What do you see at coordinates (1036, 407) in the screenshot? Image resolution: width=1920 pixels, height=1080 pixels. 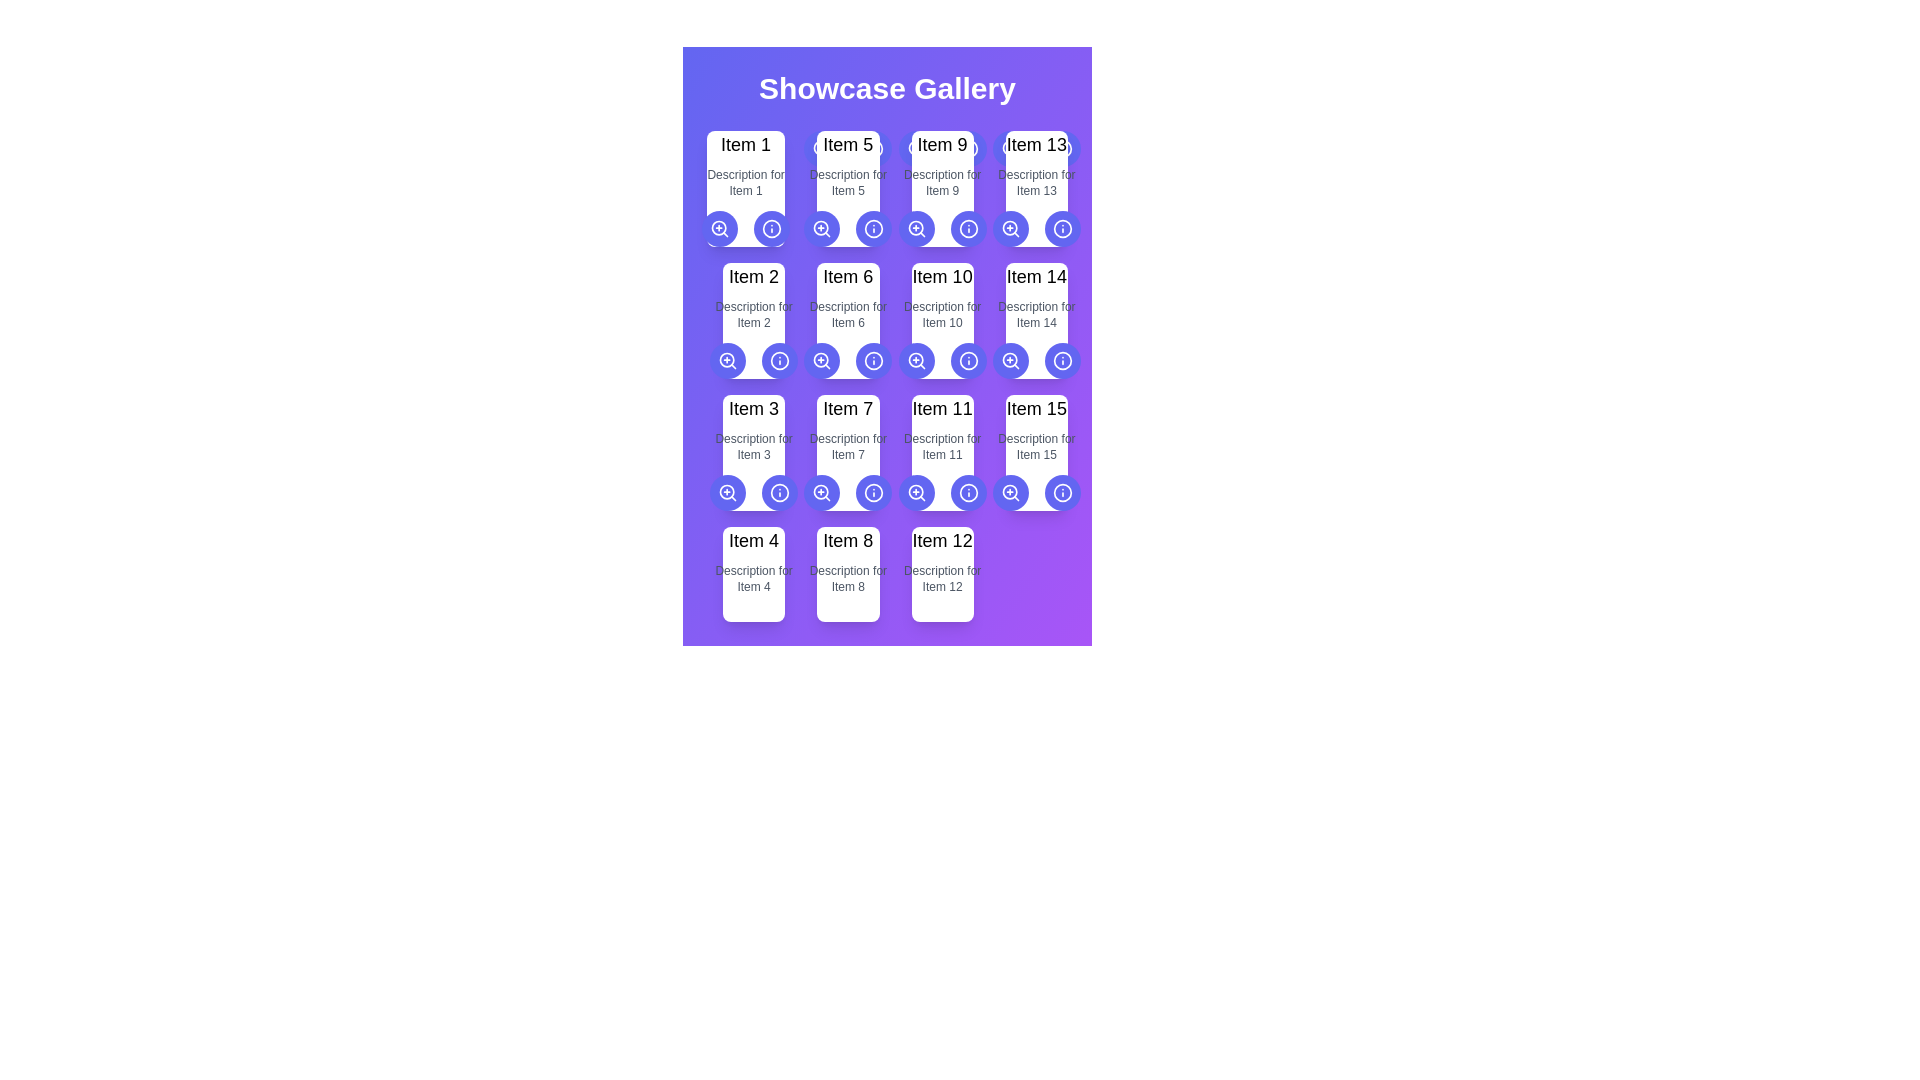 I see `the text label displaying the title or name of the item in the fifth card of the third row in the grid layout` at bounding box center [1036, 407].